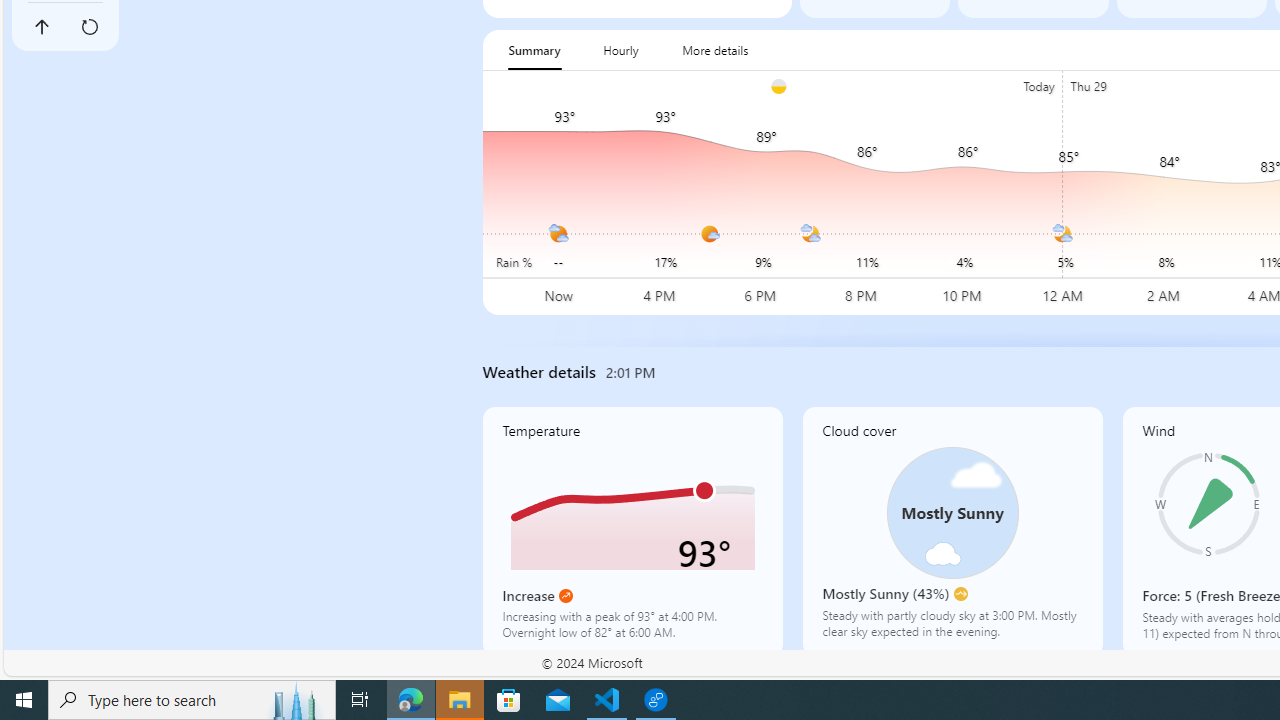 This screenshot has height=720, width=1280. What do you see at coordinates (88, 27) in the screenshot?
I see `'Refresh this page'` at bounding box center [88, 27].